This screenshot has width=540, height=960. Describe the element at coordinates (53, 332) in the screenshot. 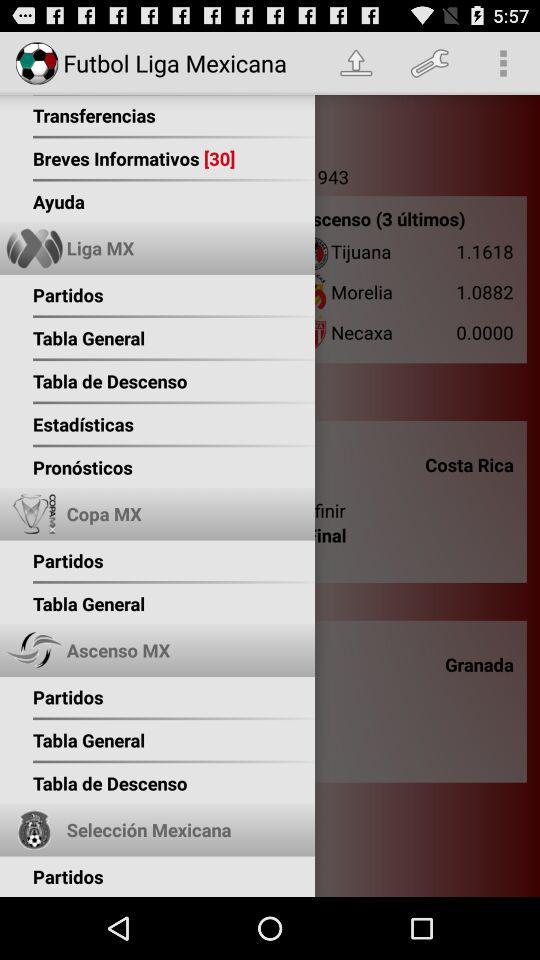

I see `the second row text tabla which is under the liga mx` at that location.